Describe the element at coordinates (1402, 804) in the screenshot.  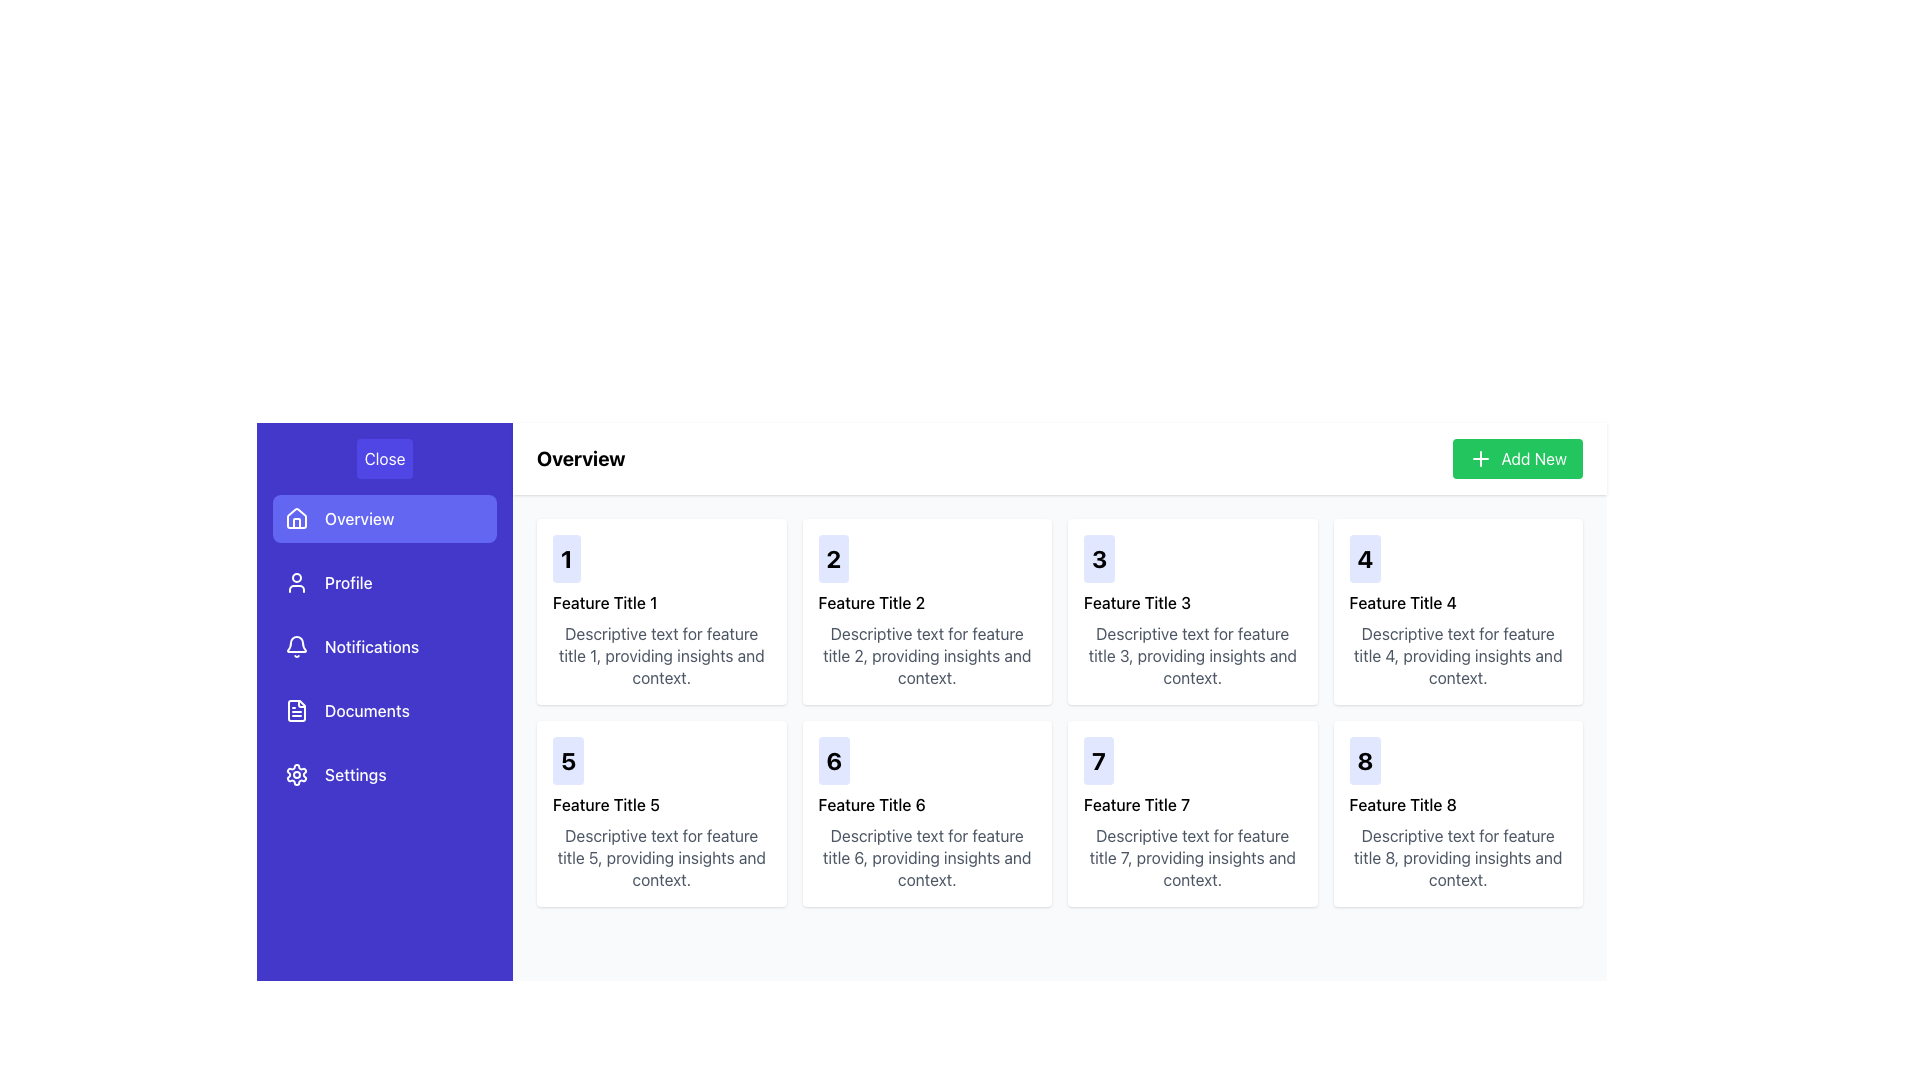
I see `the Text Label positioned in the top-right card of the grid layout, which serves as a title summarizing the card's content` at that location.